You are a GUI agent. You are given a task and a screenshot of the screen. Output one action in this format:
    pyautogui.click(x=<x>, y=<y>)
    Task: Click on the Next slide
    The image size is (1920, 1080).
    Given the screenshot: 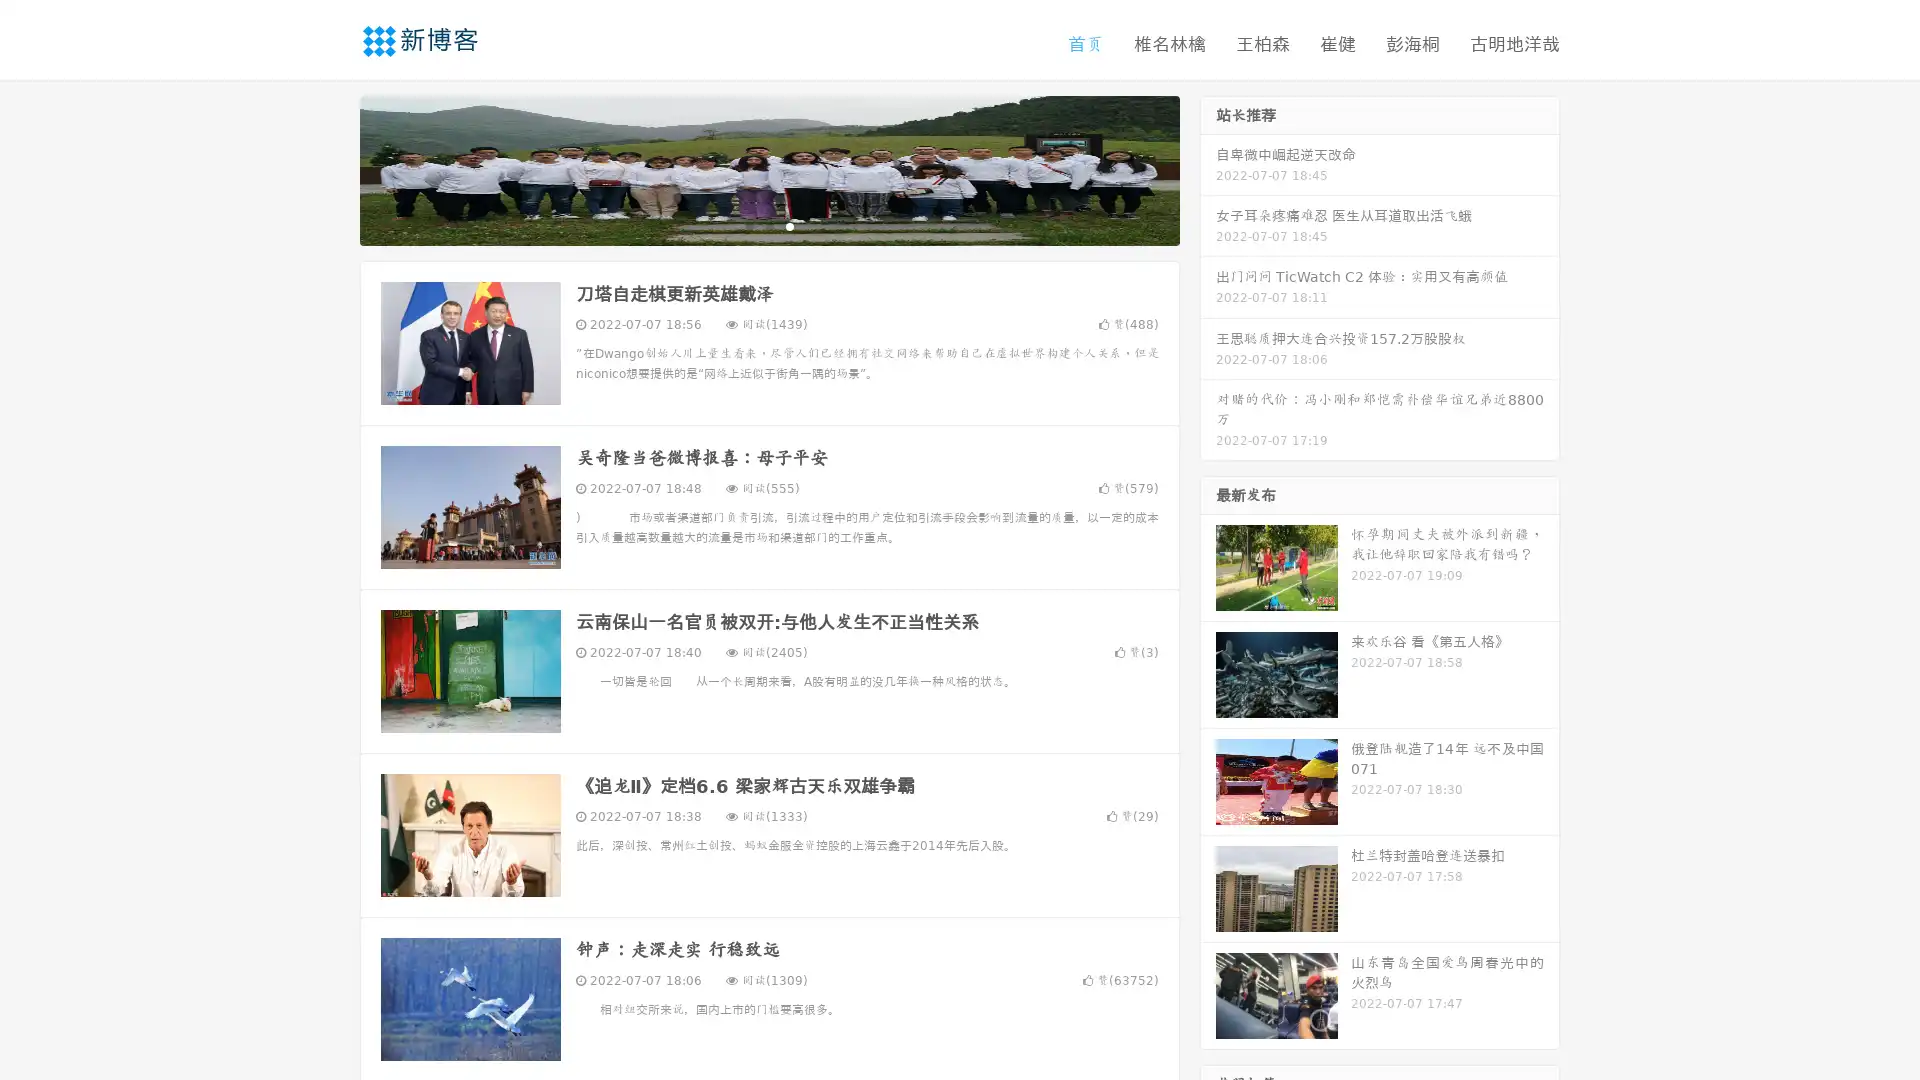 What is the action you would take?
    pyautogui.click(x=1208, y=168)
    